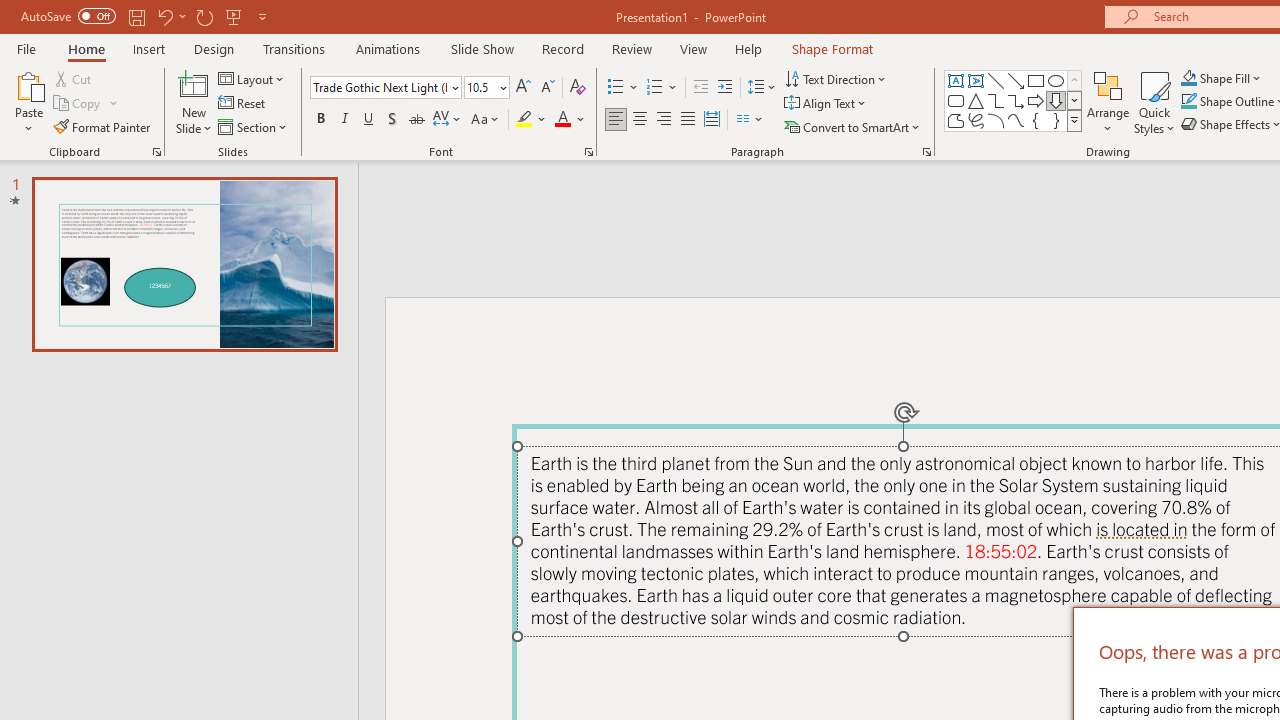 This screenshot has height=720, width=1280. I want to click on 'Shape Outline Teal, Accent 1', so click(1189, 101).